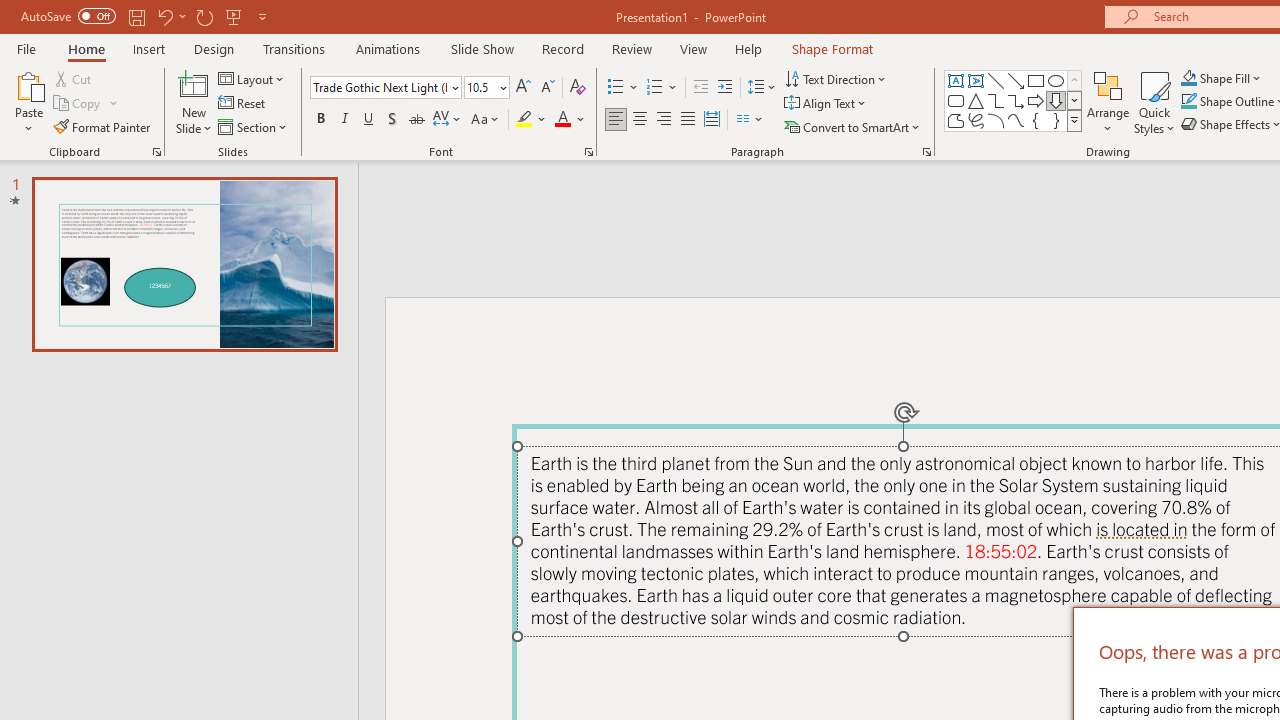 This screenshot has height=720, width=1280. I want to click on 'Shape Outline Teal, Accent 1', so click(1189, 101).